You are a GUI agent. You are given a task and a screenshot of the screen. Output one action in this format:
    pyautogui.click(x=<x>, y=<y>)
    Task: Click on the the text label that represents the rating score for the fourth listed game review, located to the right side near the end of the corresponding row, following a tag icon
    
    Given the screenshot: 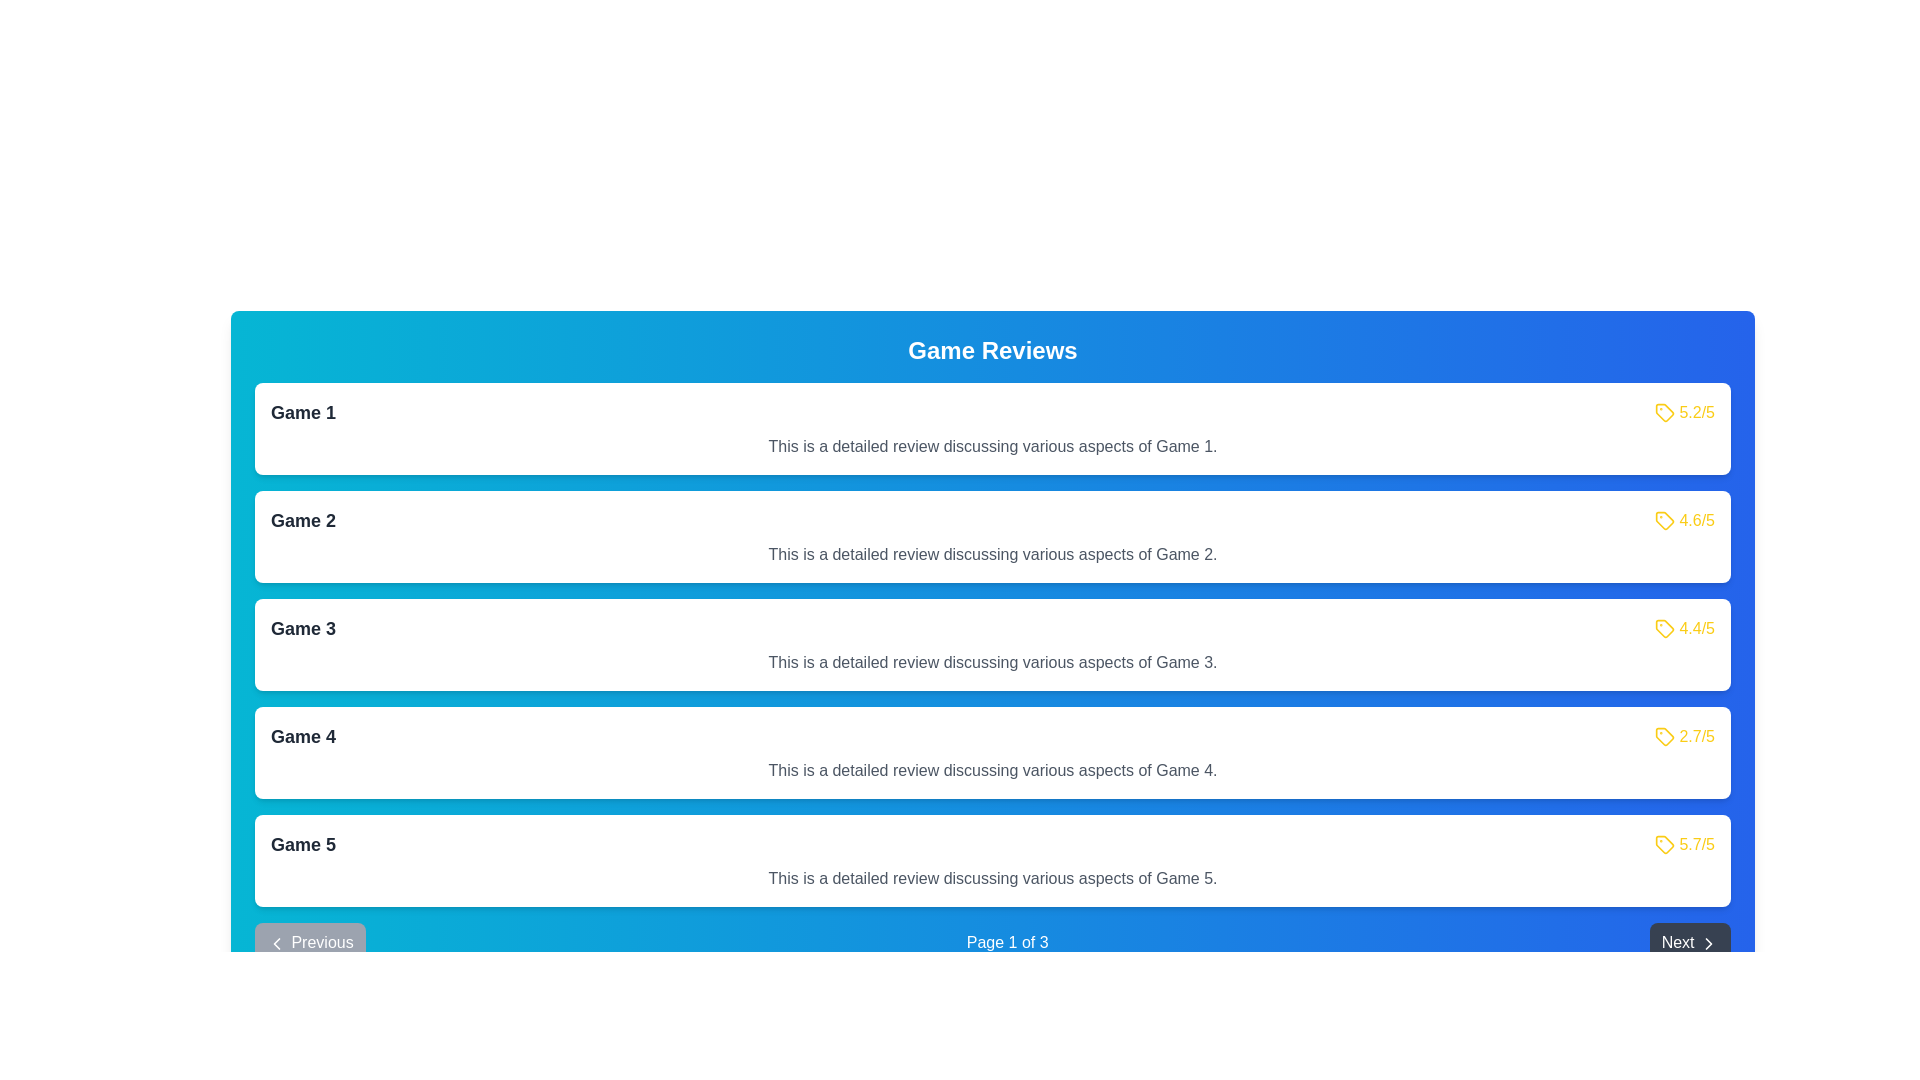 What is the action you would take?
    pyautogui.click(x=1696, y=736)
    